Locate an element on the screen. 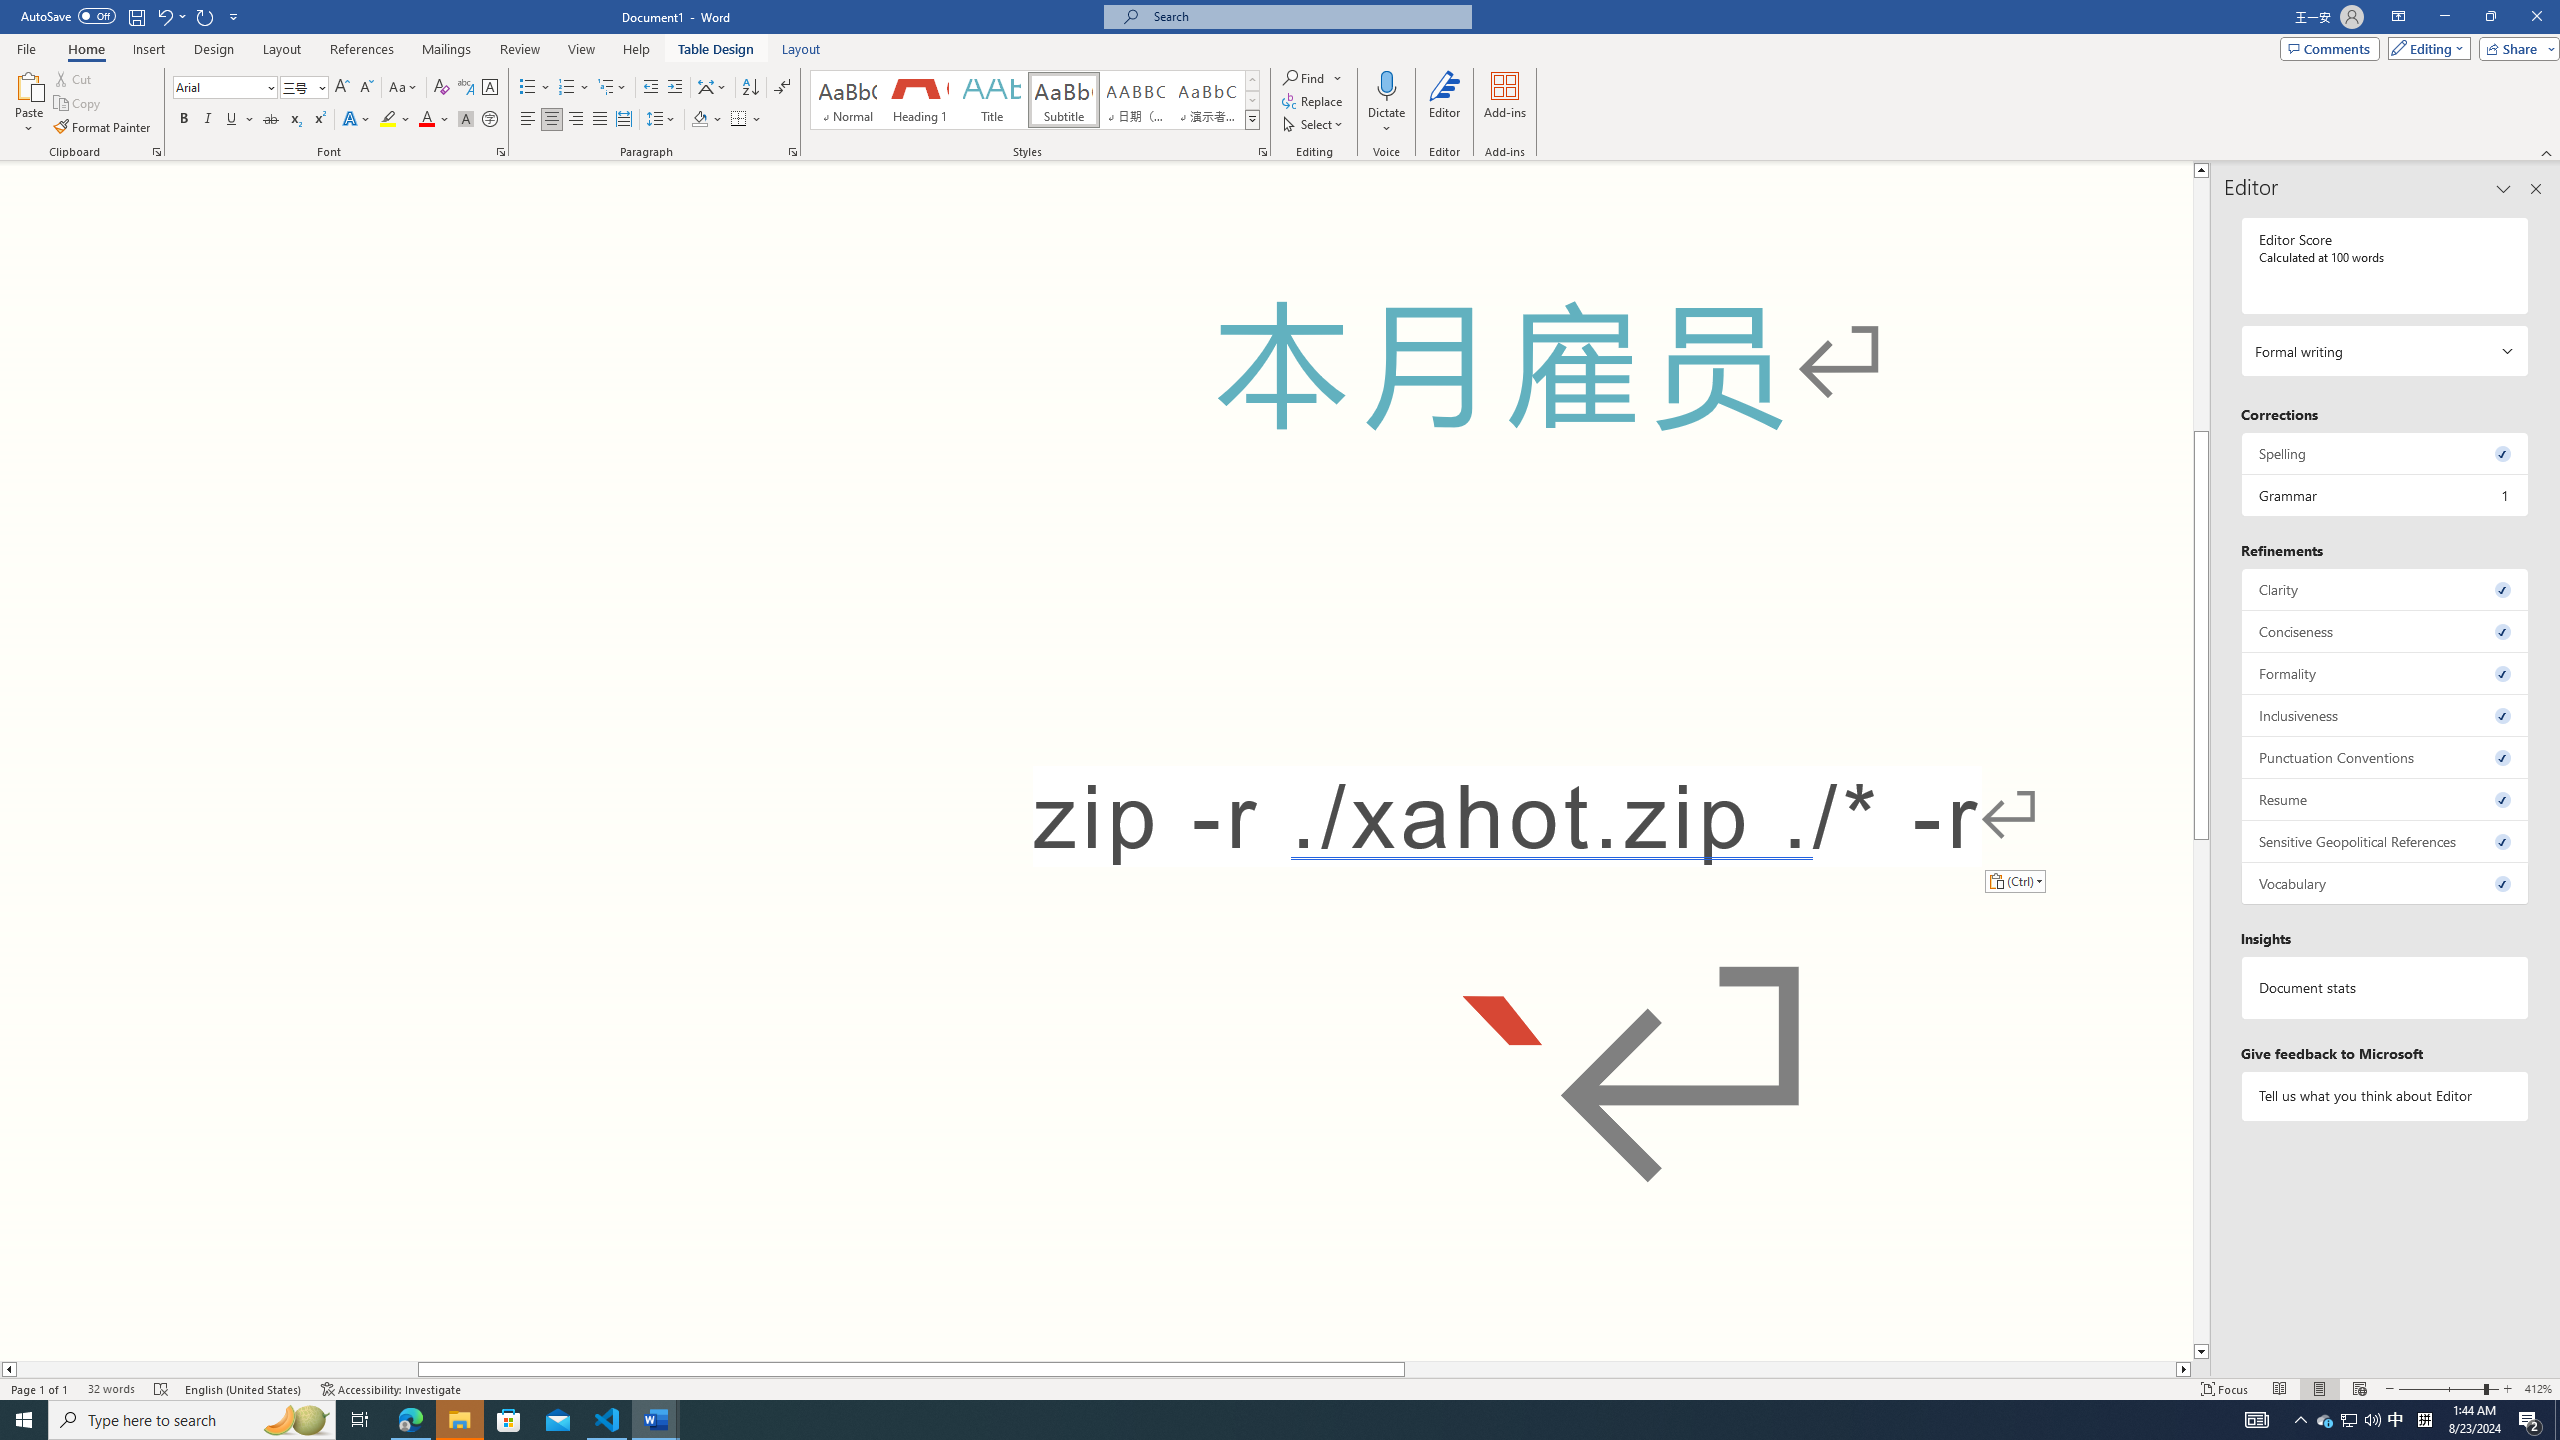 This screenshot has width=2560, height=1440. 'Zoom 412%' is located at coordinates (2537, 1389).